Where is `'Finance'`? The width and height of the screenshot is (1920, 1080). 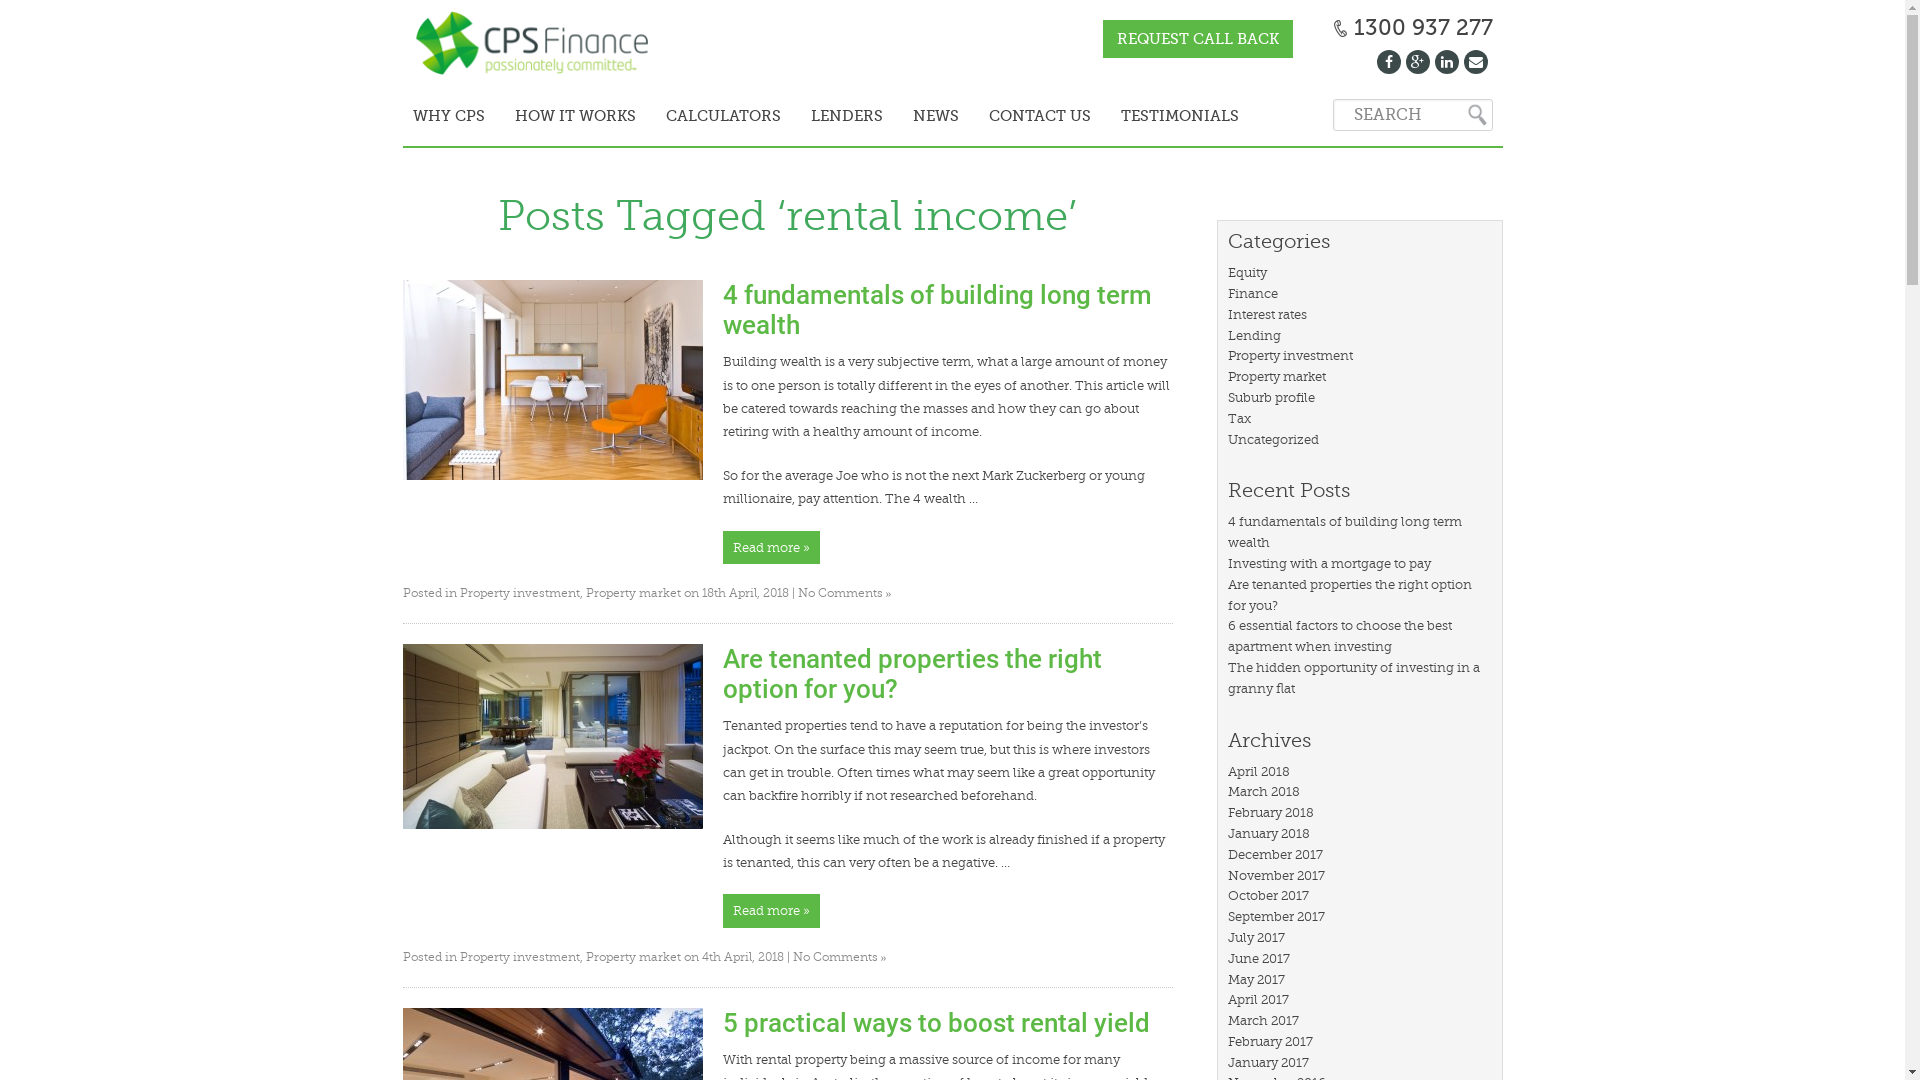
'Finance' is located at coordinates (1251, 293).